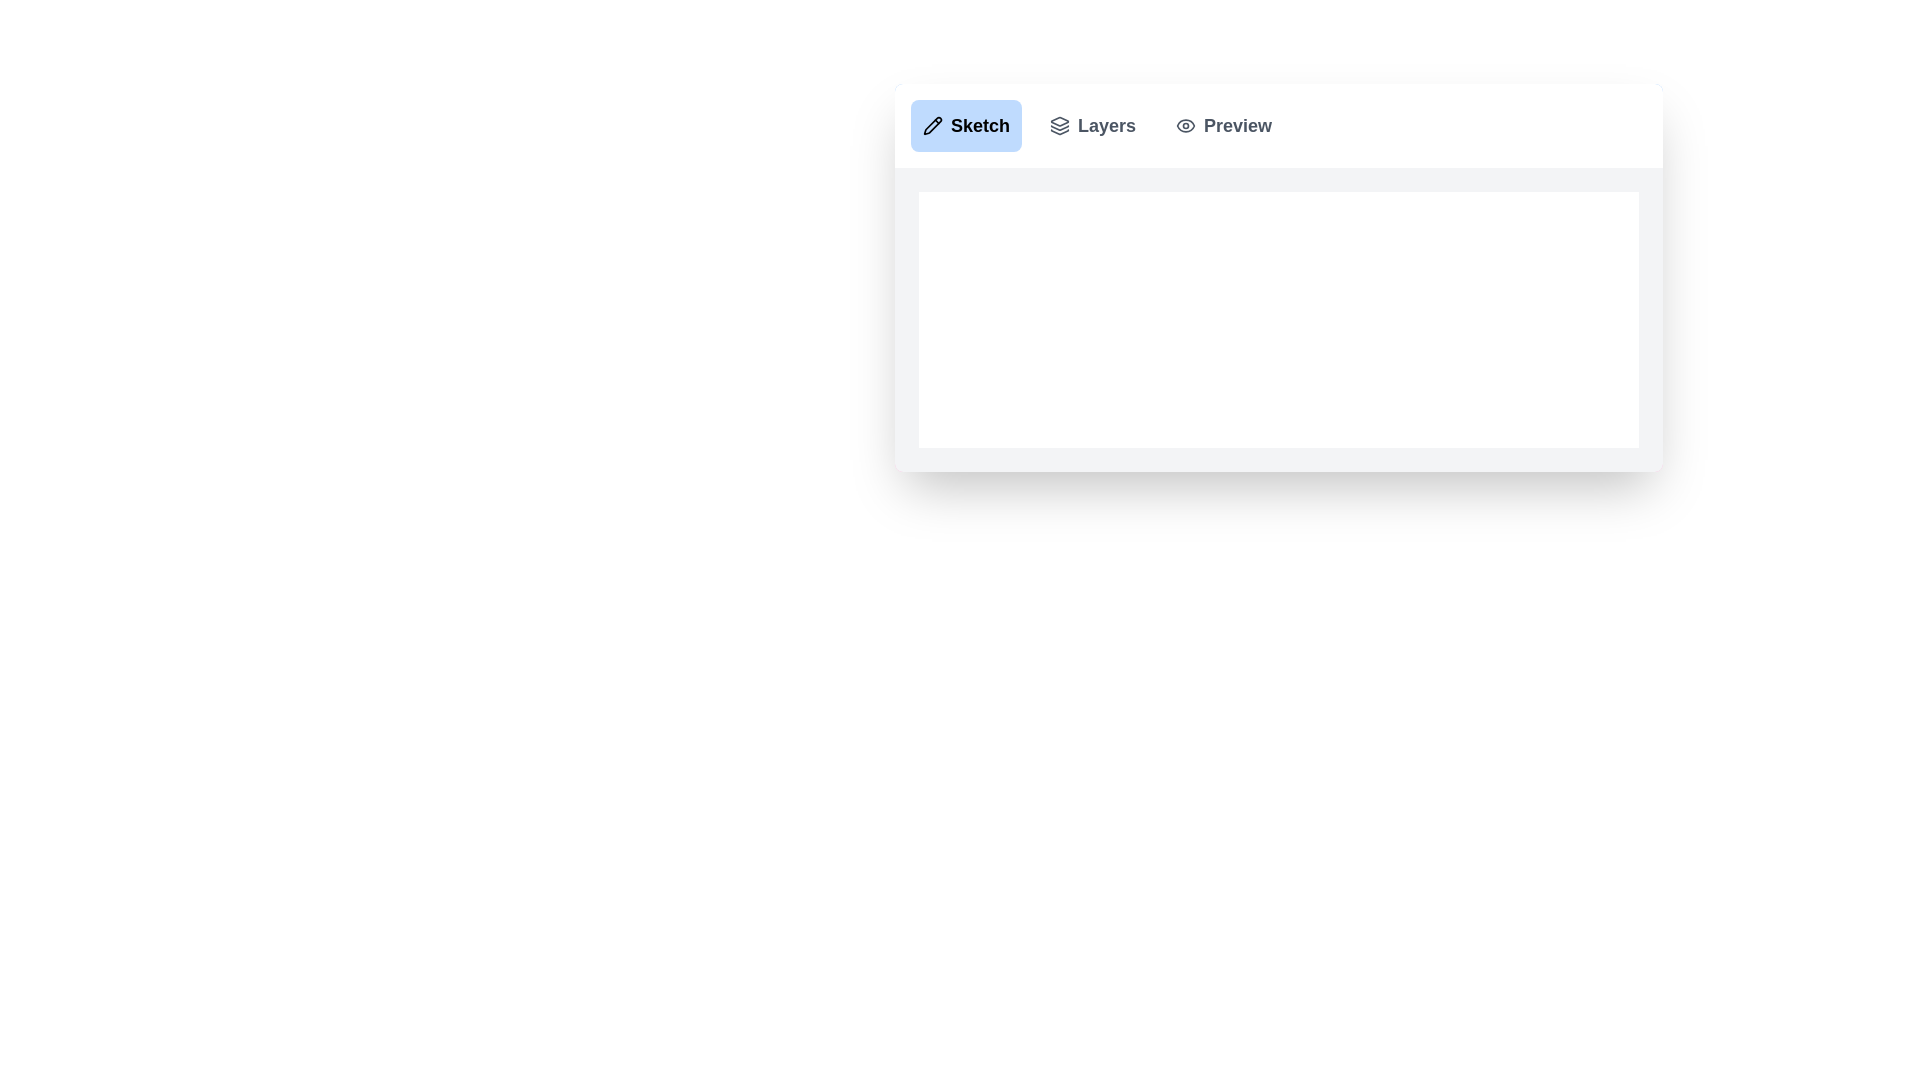 The width and height of the screenshot is (1920, 1080). What do you see at coordinates (1223, 126) in the screenshot?
I see `the 'Preview' tab to view its content` at bounding box center [1223, 126].